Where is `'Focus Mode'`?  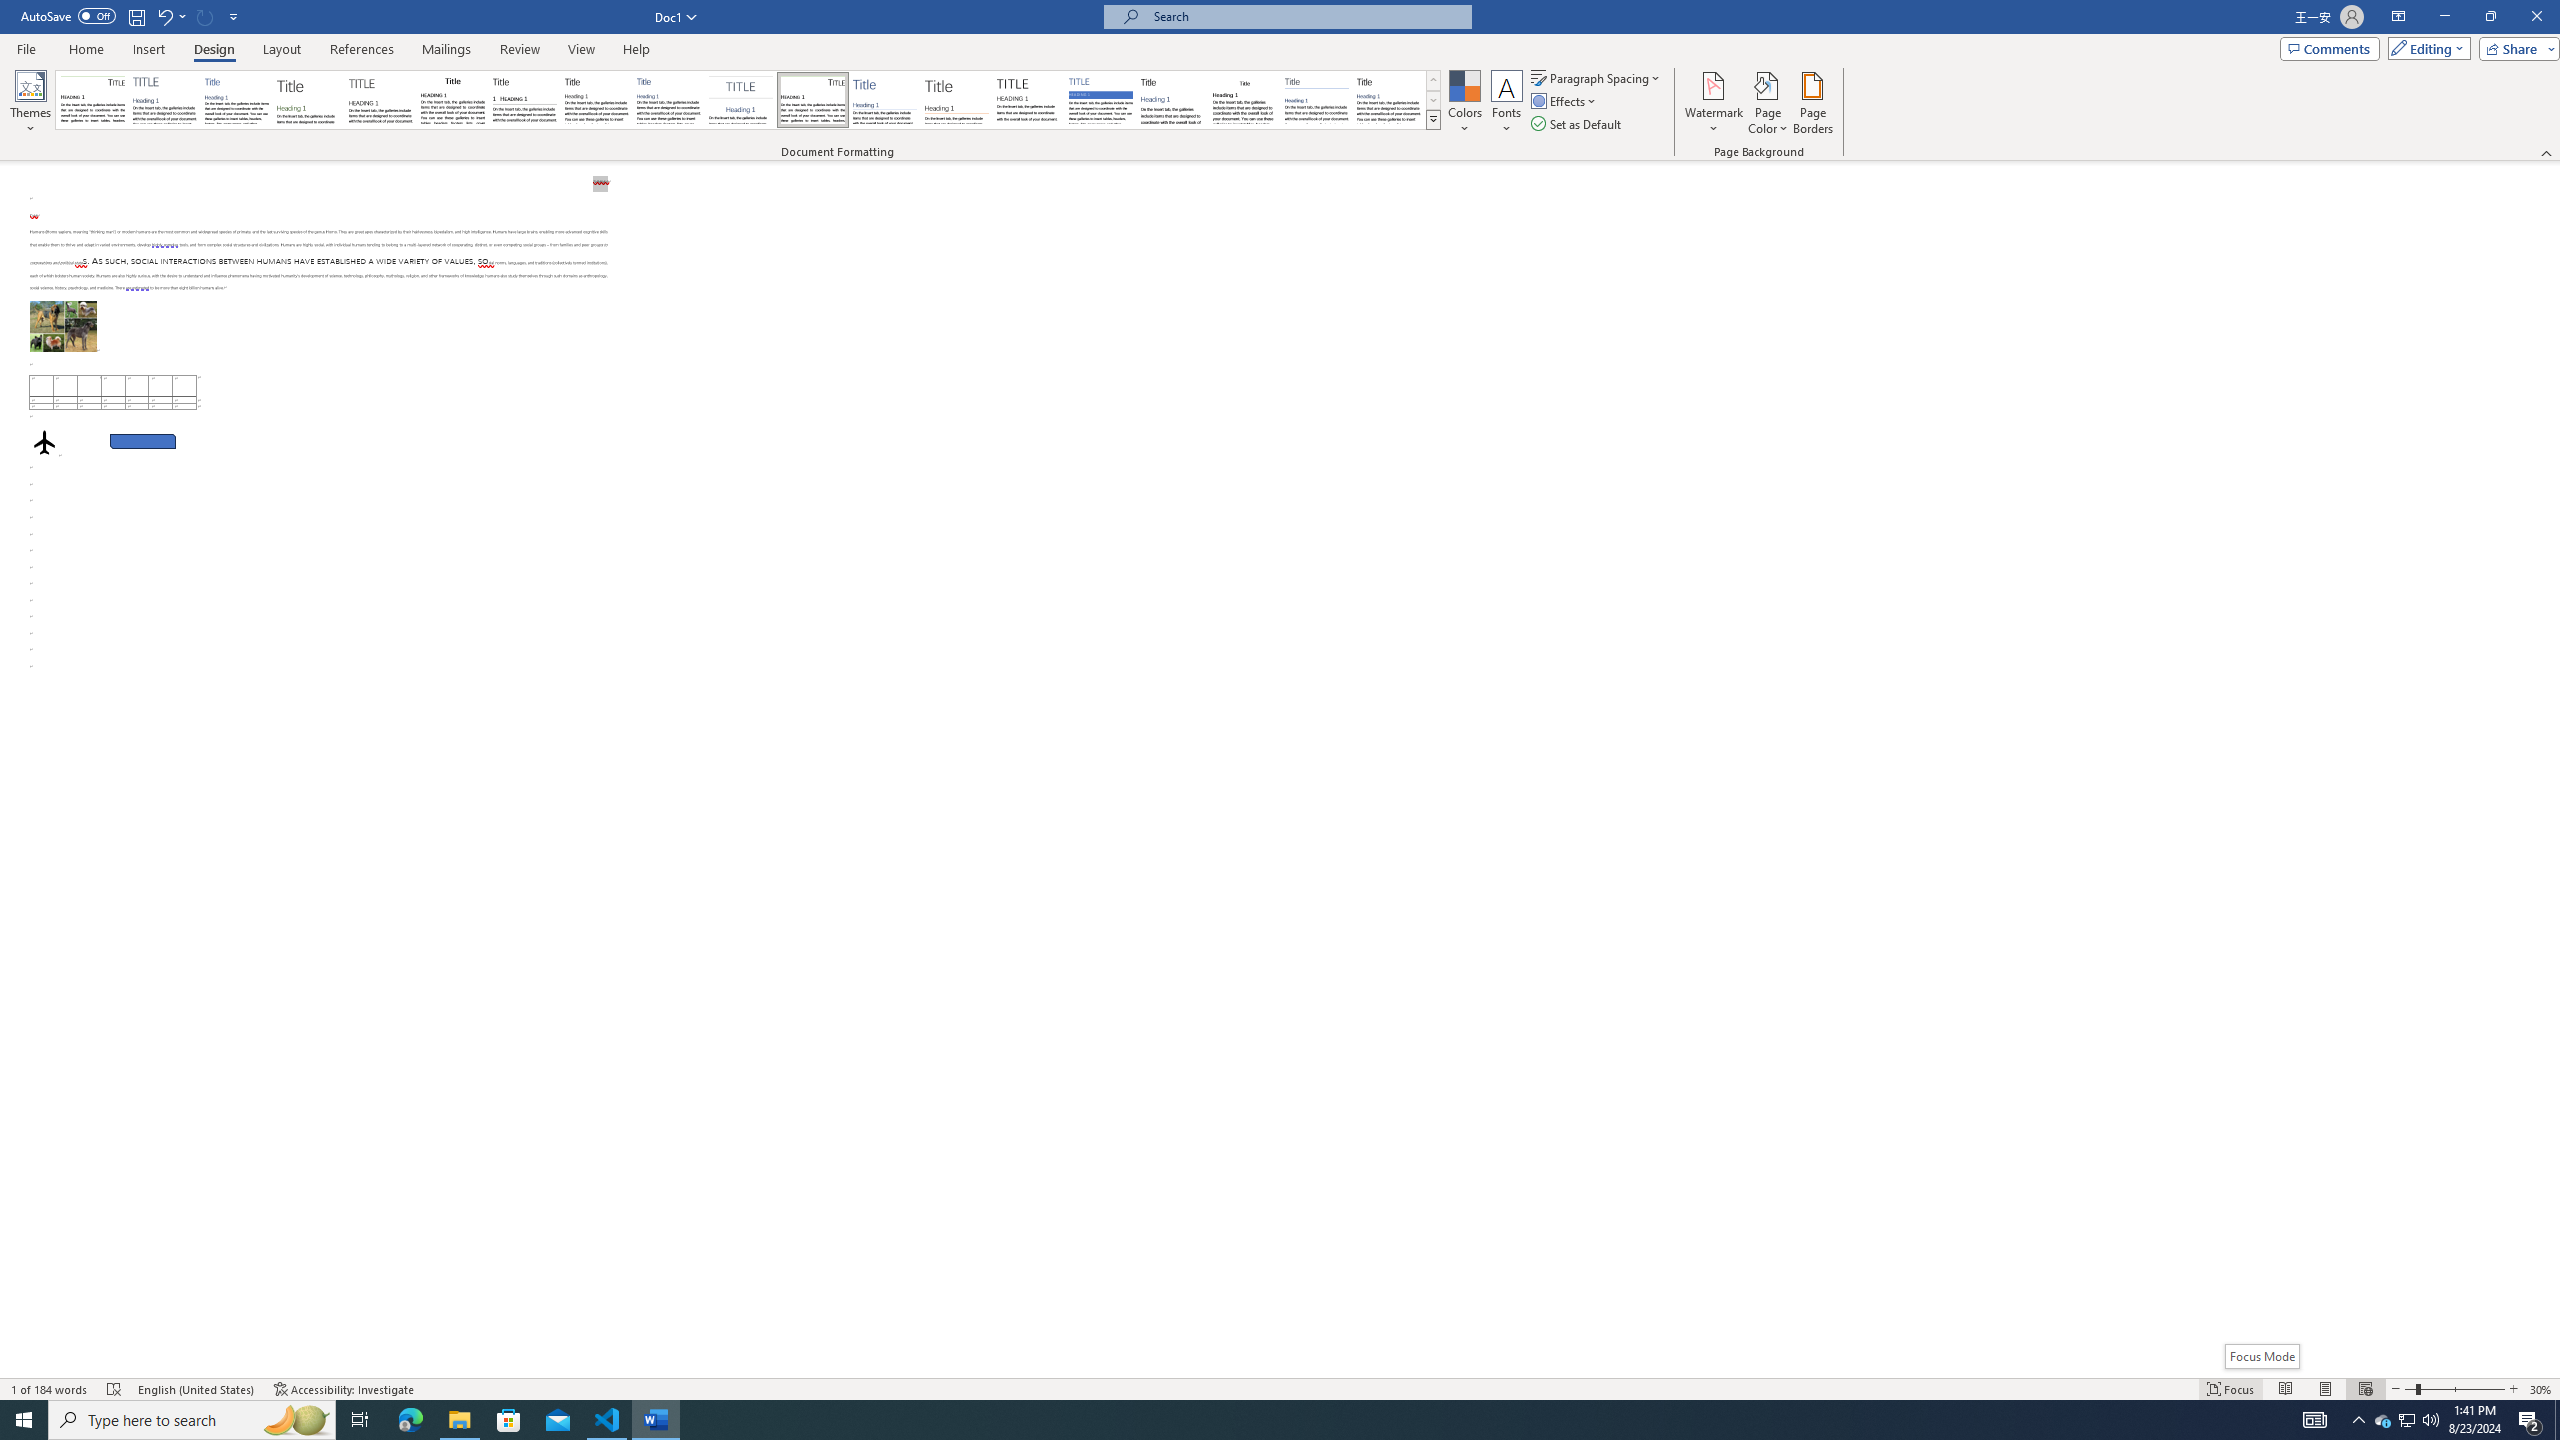
'Focus Mode' is located at coordinates (2261, 1355).